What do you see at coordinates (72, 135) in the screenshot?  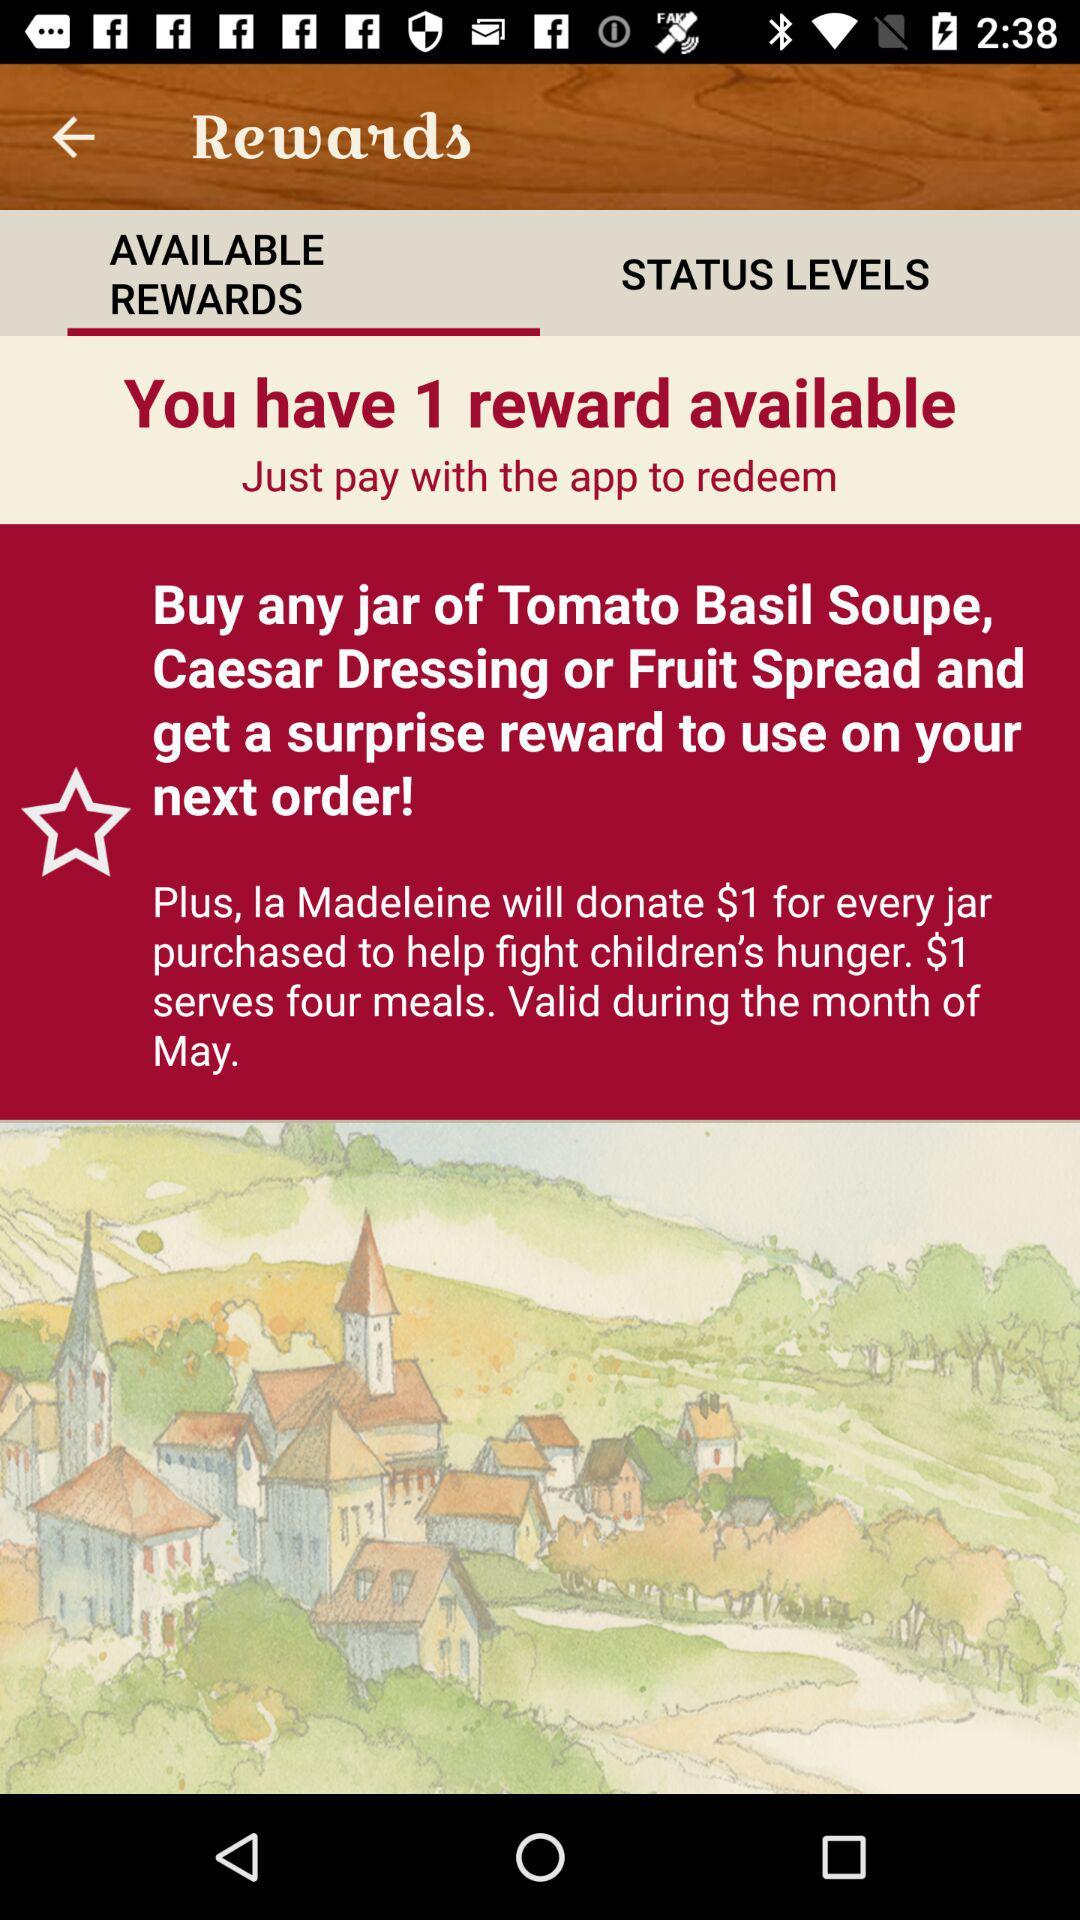 I see `item above the available rewards item` at bounding box center [72, 135].